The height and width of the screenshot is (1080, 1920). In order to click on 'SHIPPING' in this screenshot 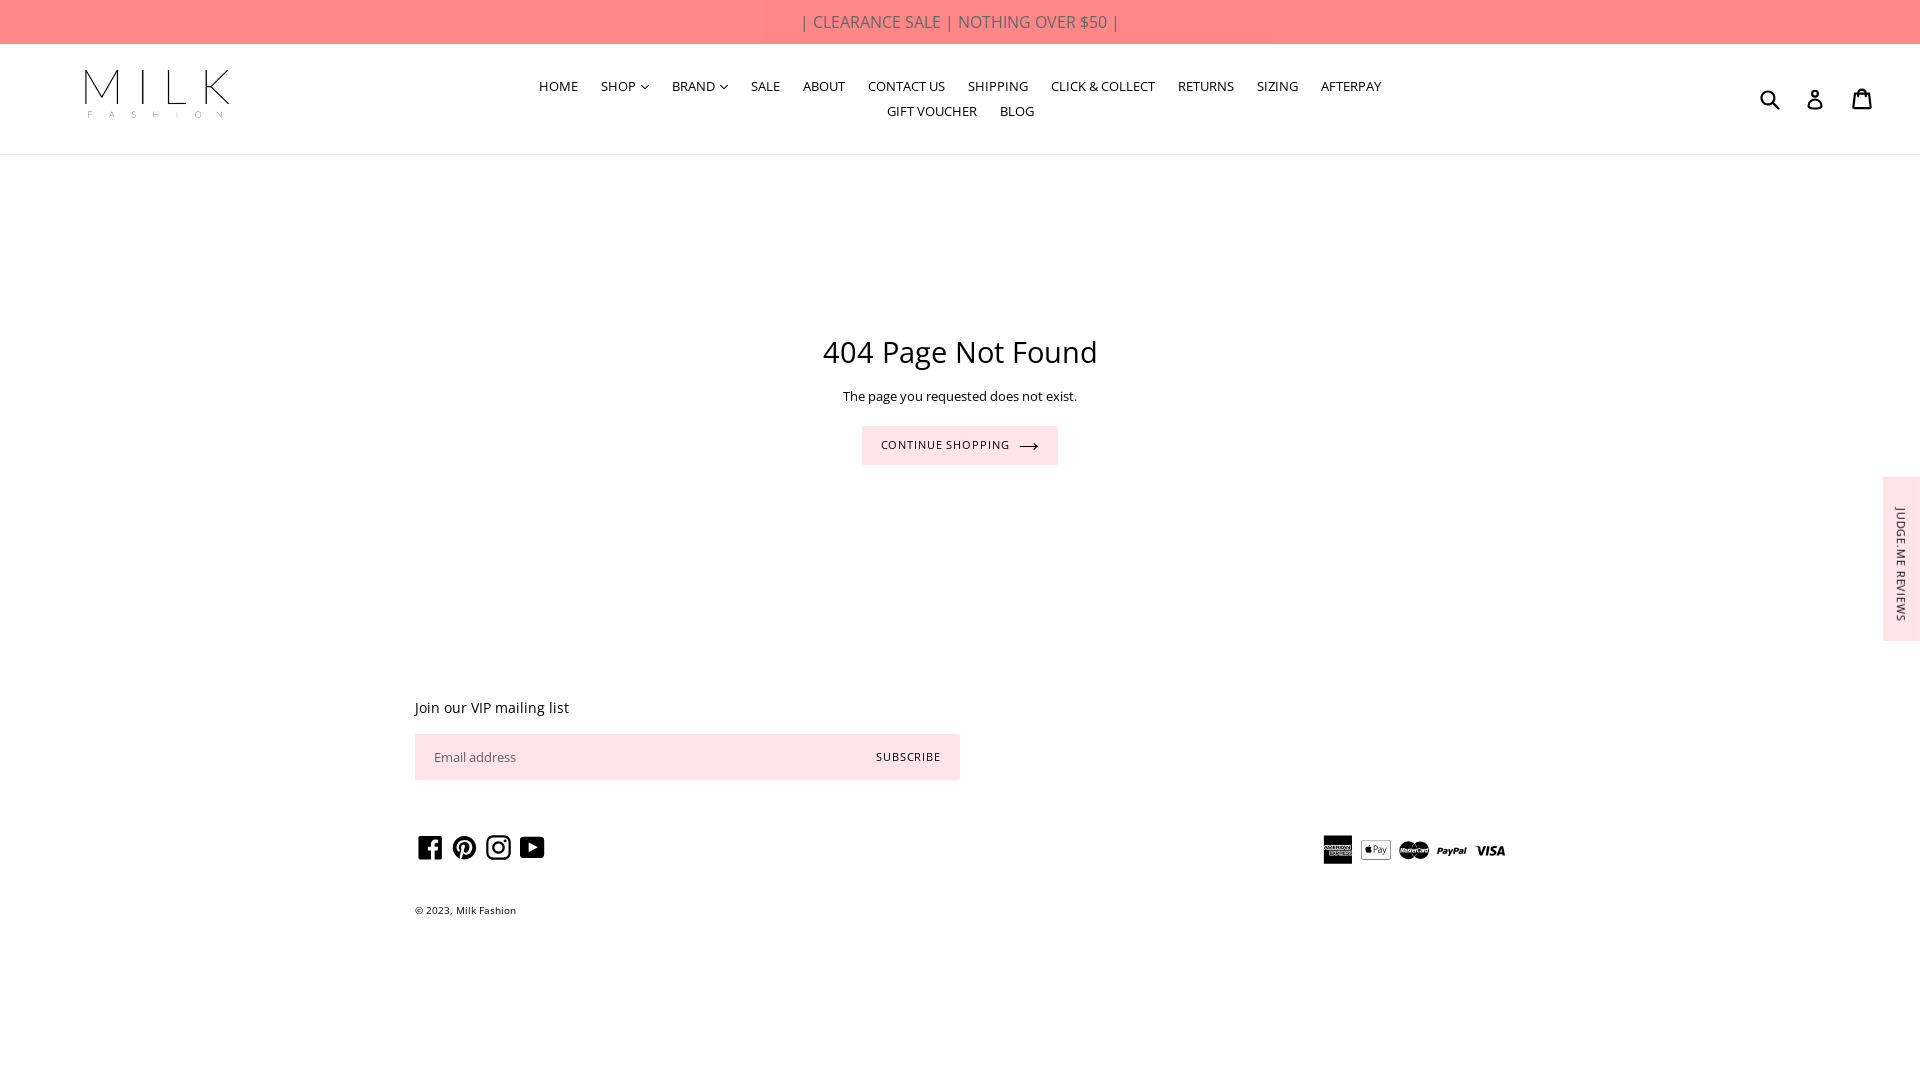, I will do `click(957, 86)`.